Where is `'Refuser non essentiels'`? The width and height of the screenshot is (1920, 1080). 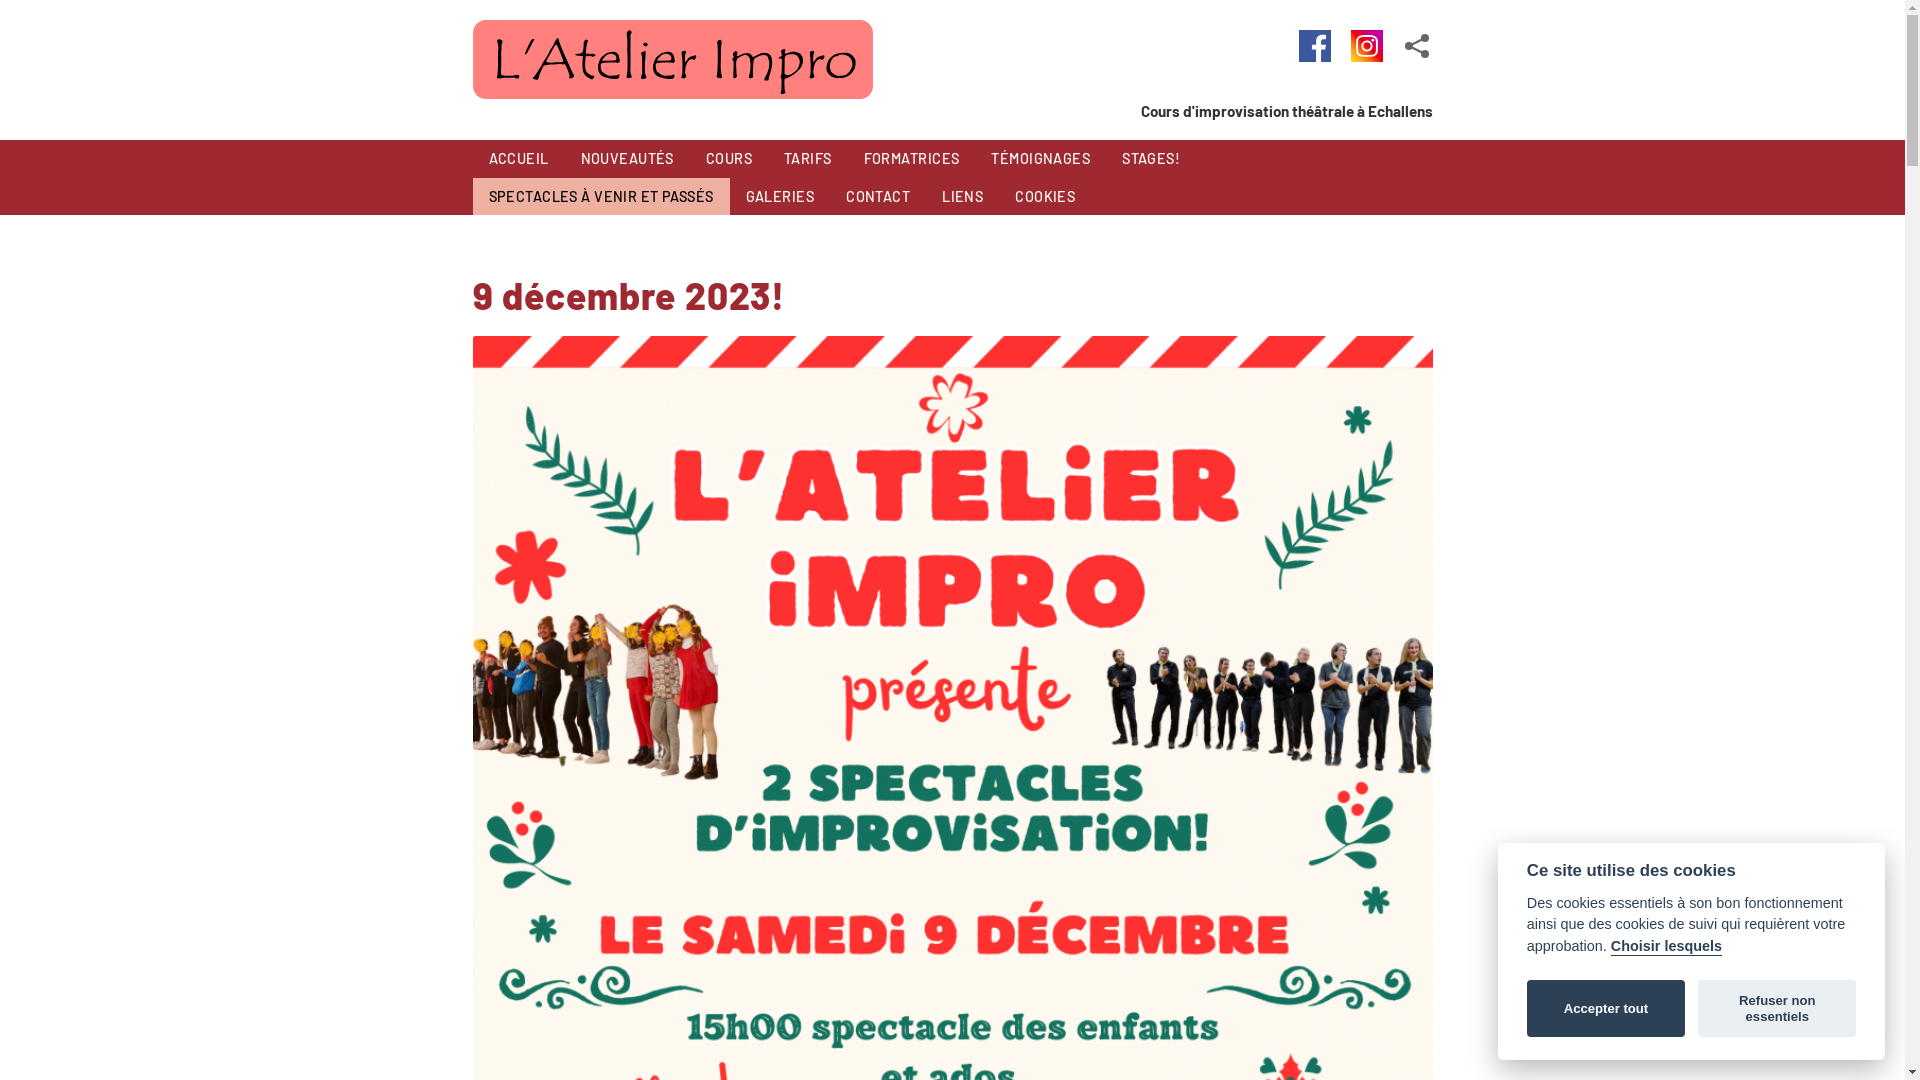 'Refuser non essentiels' is located at coordinates (1697, 1009).